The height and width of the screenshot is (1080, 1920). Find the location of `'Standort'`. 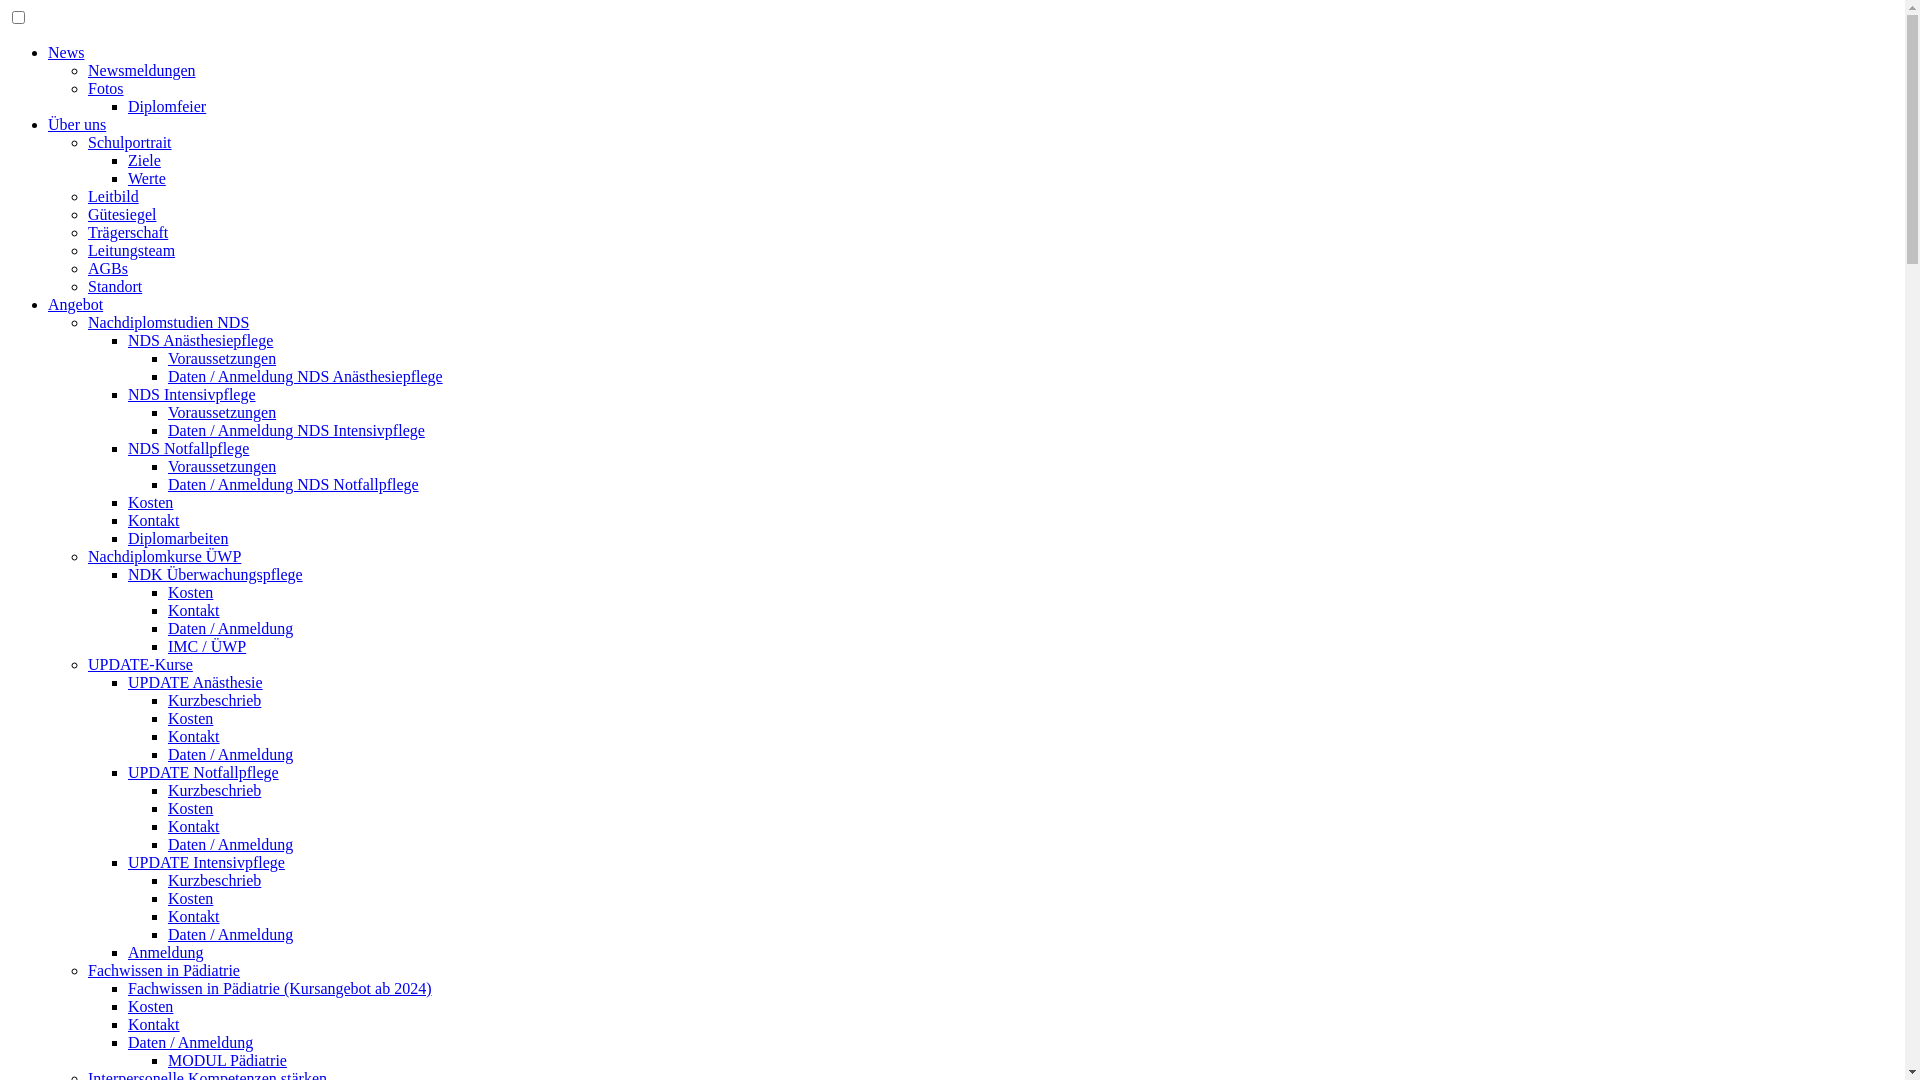

'Standort' is located at coordinates (114, 286).